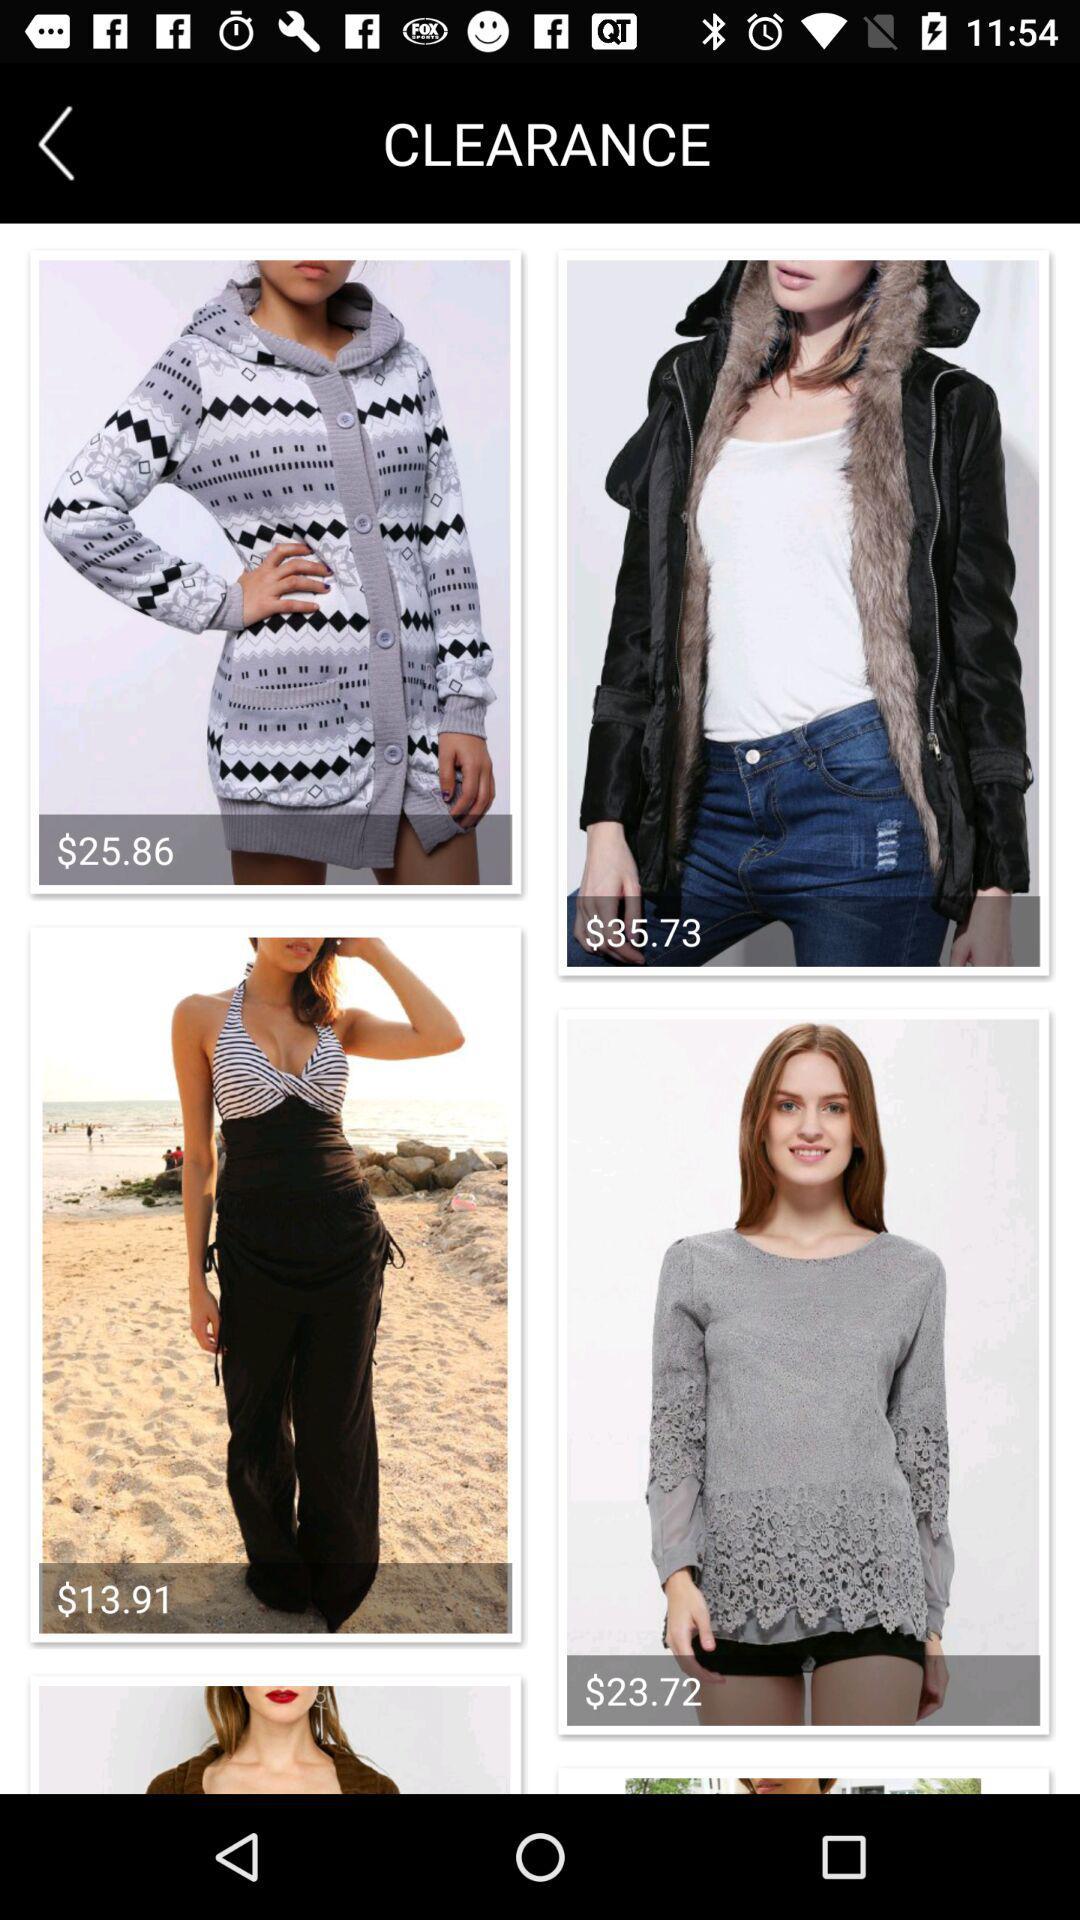 This screenshot has width=1080, height=1920. Describe the element at coordinates (55, 142) in the screenshot. I see `item next to clearance` at that location.